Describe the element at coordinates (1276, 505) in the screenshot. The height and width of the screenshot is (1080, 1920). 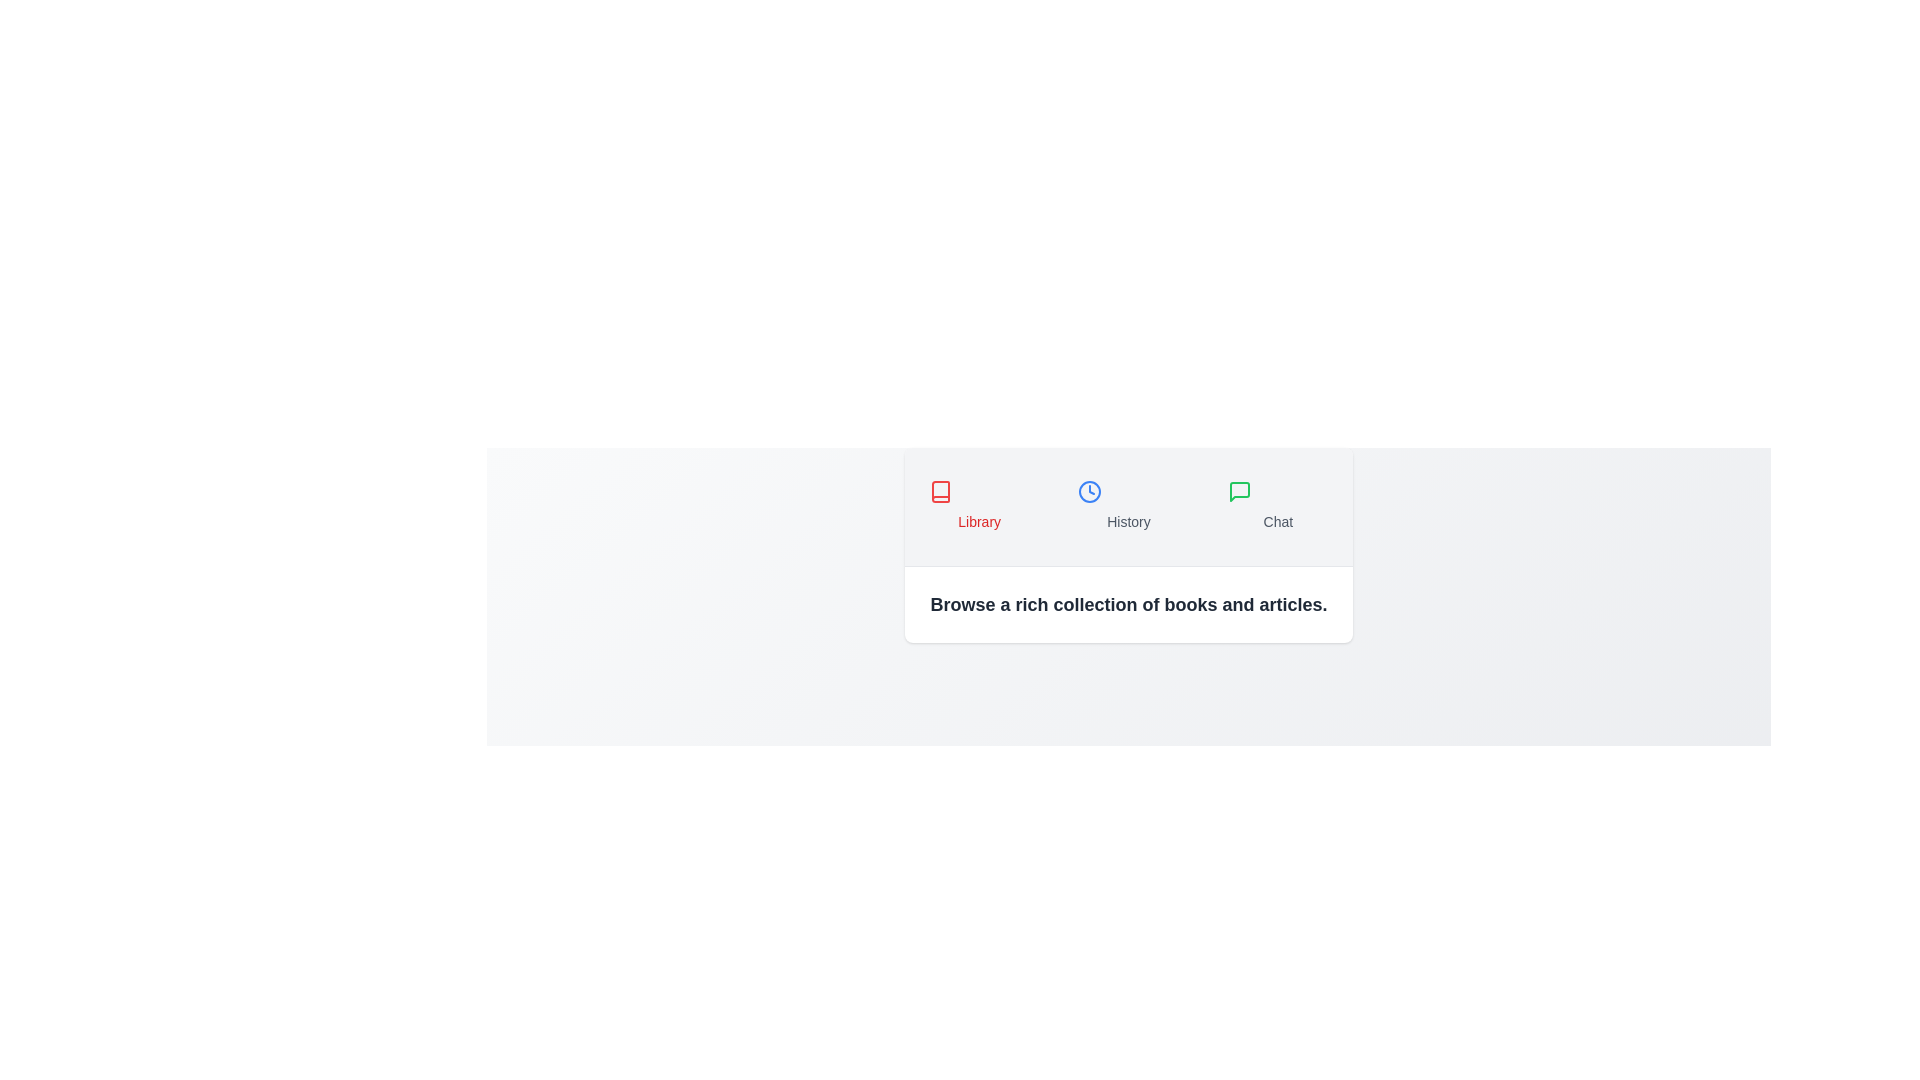
I see `the Chat tab to view its content` at that location.